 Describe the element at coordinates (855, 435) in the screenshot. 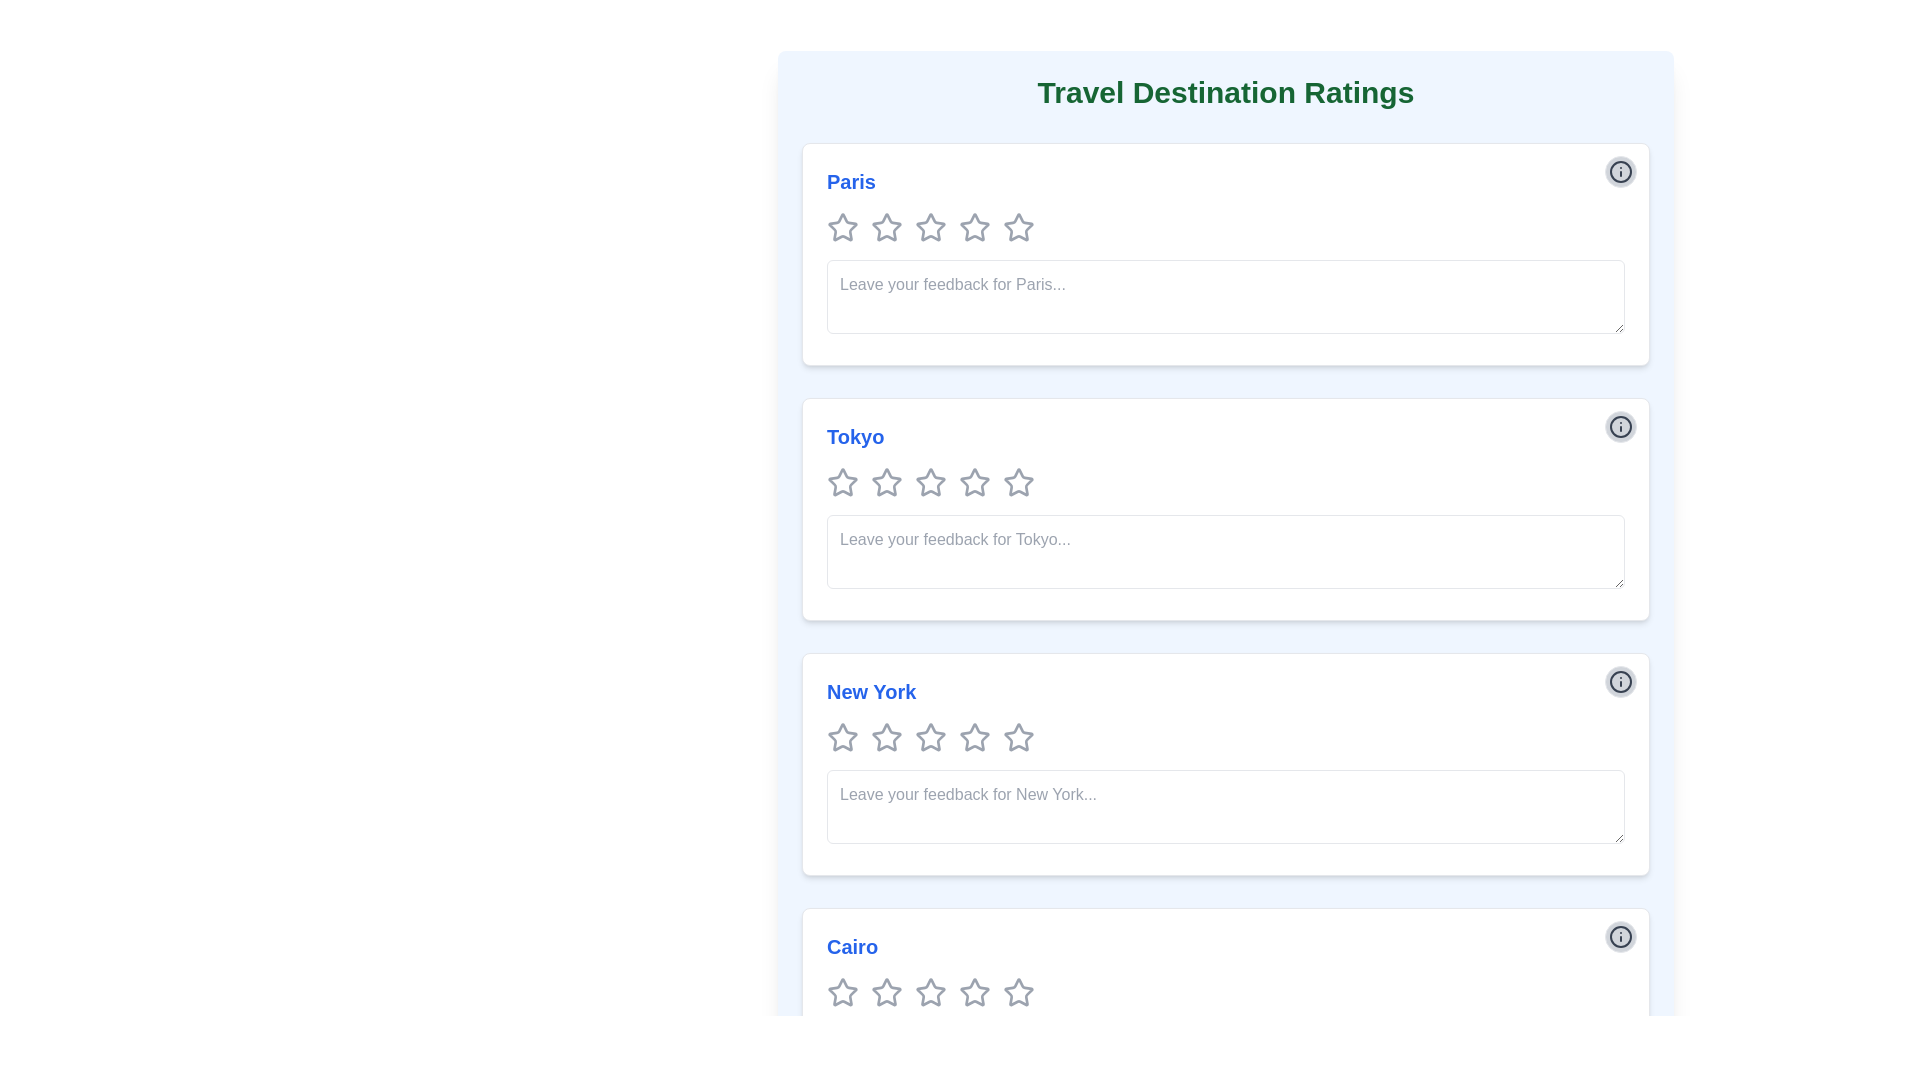

I see `the Text label that serves as the title for the Tokyo section` at that location.